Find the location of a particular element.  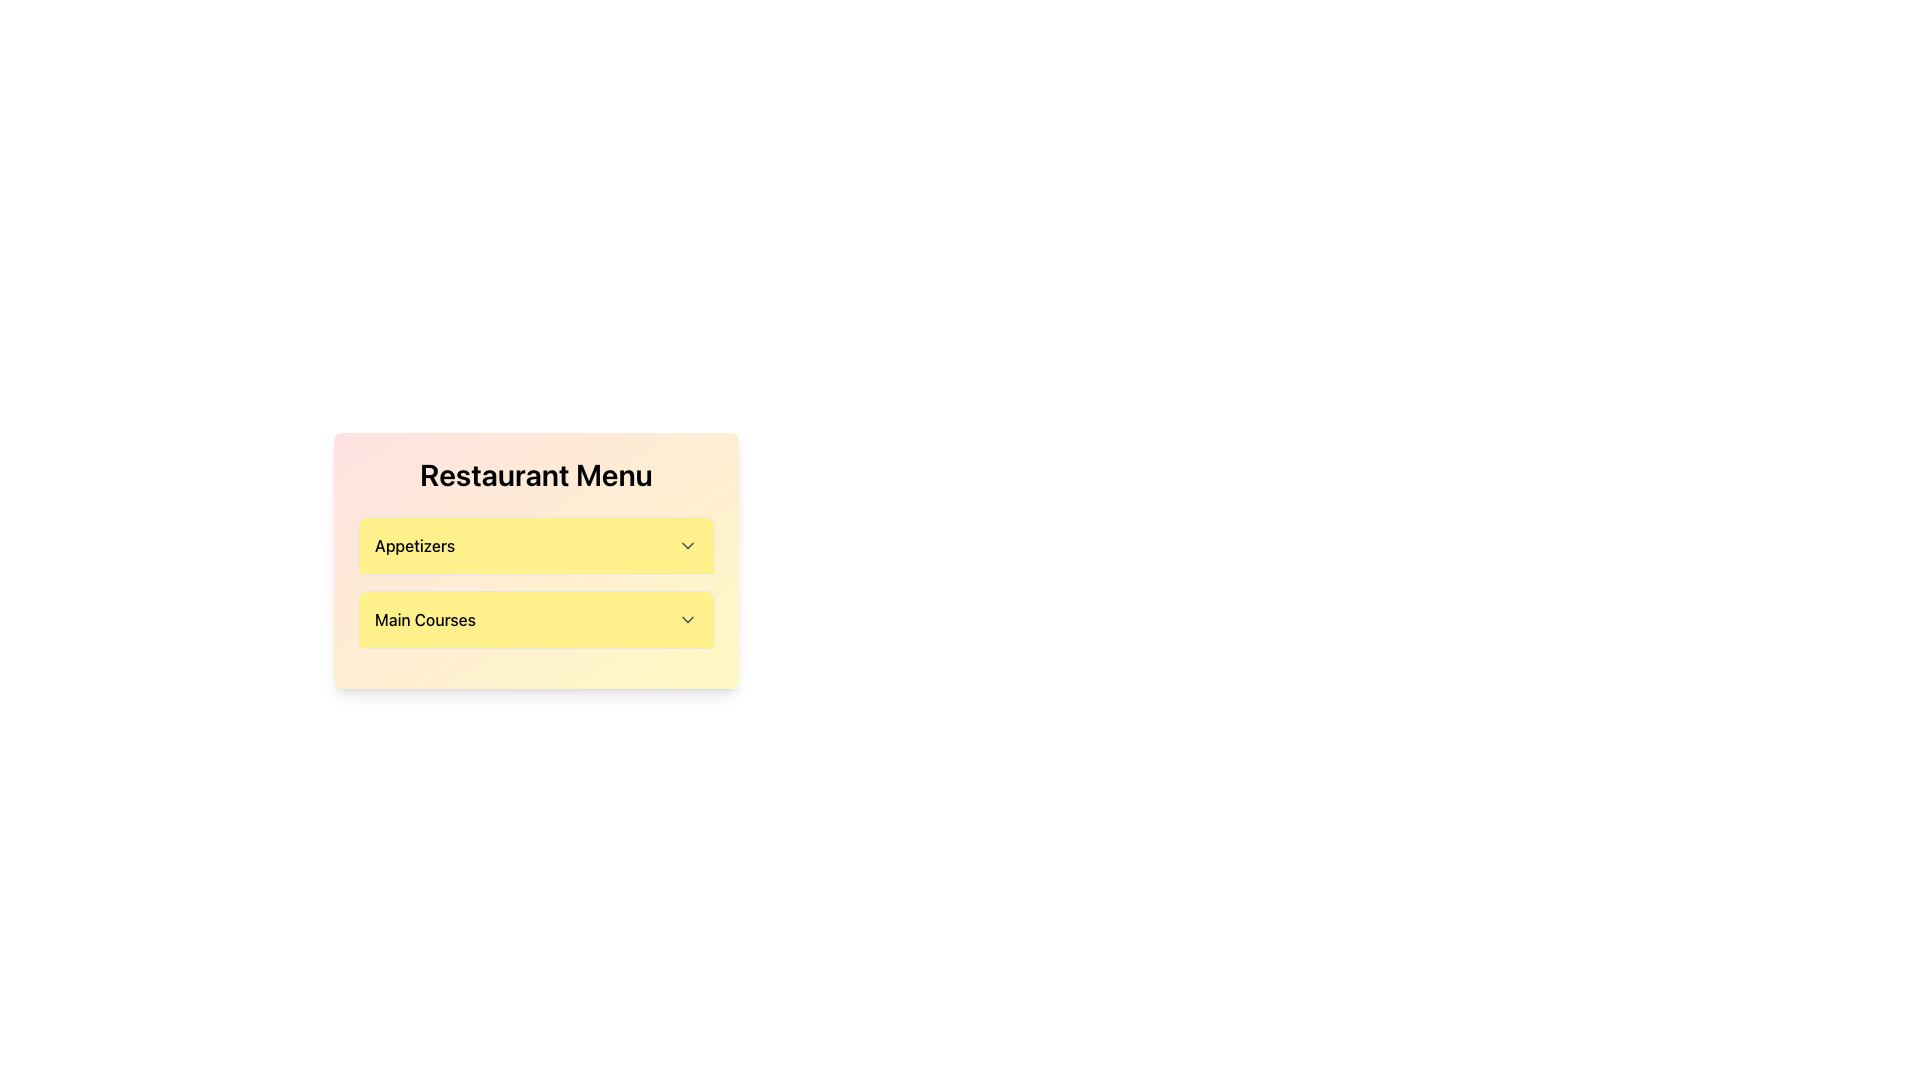

the Dropdown menu button labeled 'Appetizers' with a yellow background and a right-aligned downward-pointing chevron icon is located at coordinates (536, 546).